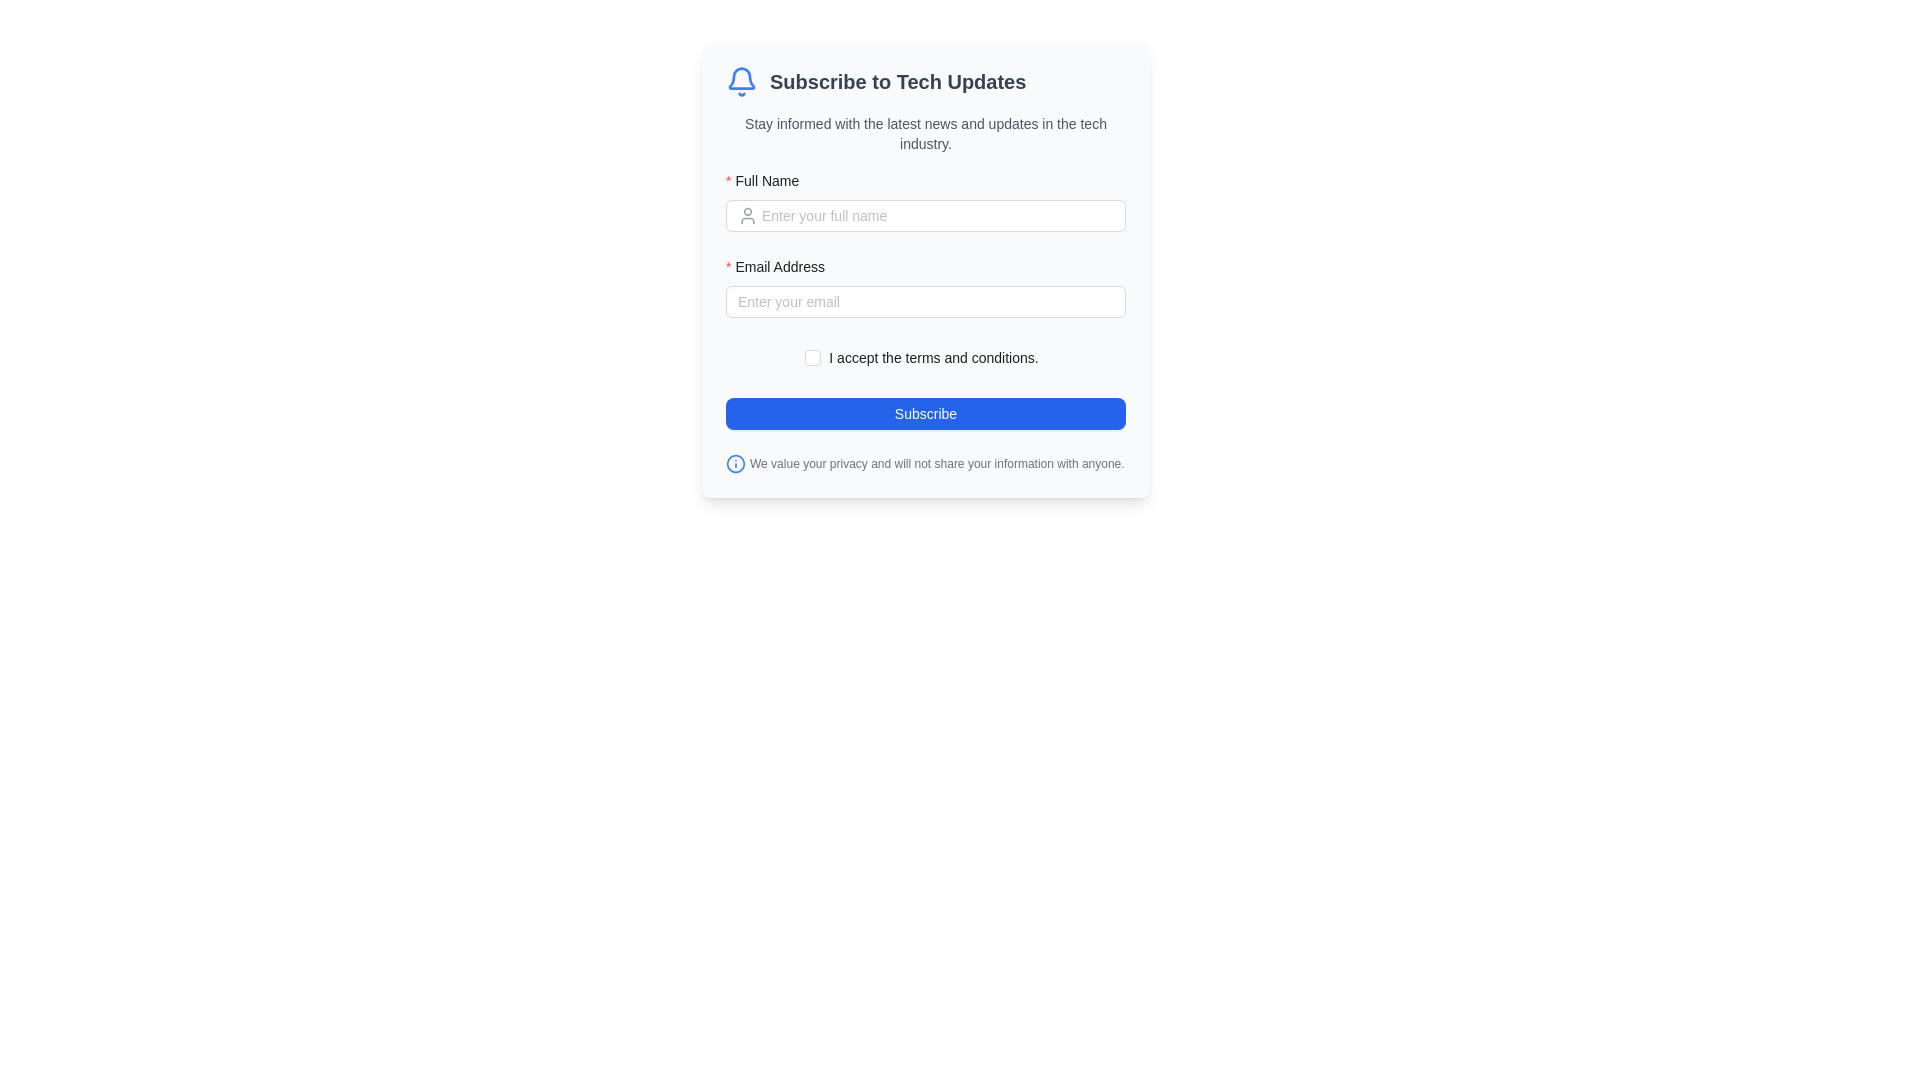 The image size is (1920, 1080). What do you see at coordinates (925, 80) in the screenshot?
I see `heading labeled 'Subscribe to Tech Updates' which includes a blue bell icon, to understand the form's purpose` at bounding box center [925, 80].